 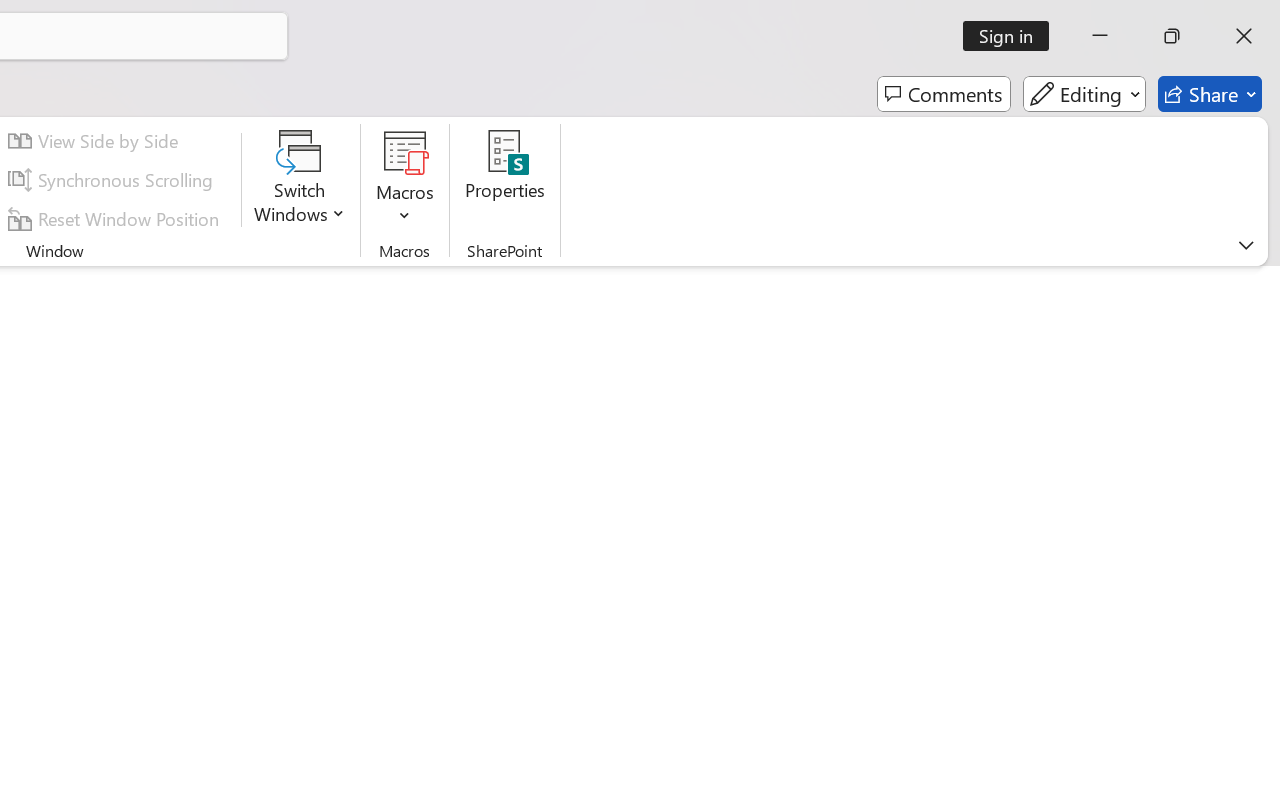 What do you see at coordinates (404, 179) in the screenshot?
I see `'Macros'` at bounding box center [404, 179].